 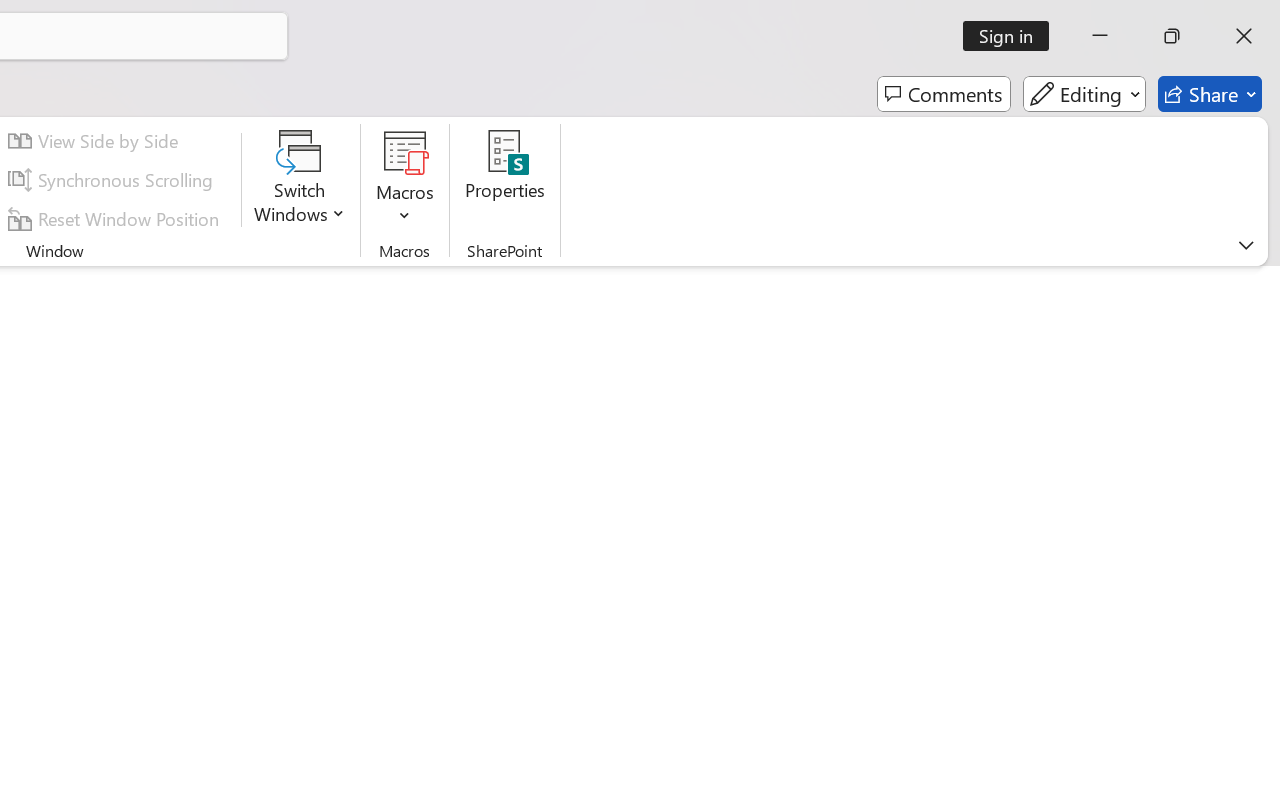 What do you see at coordinates (404, 179) in the screenshot?
I see `'Macros'` at bounding box center [404, 179].